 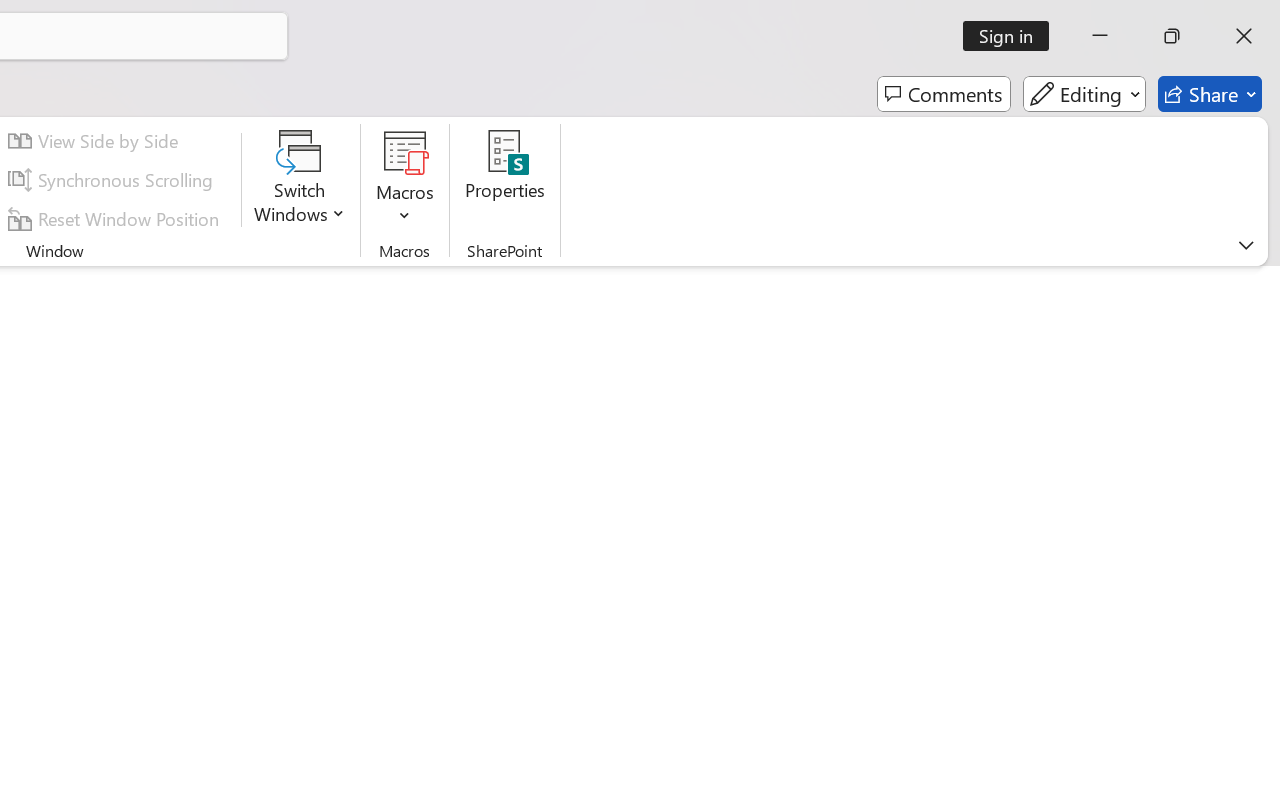 What do you see at coordinates (404, 179) in the screenshot?
I see `'Macros'` at bounding box center [404, 179].